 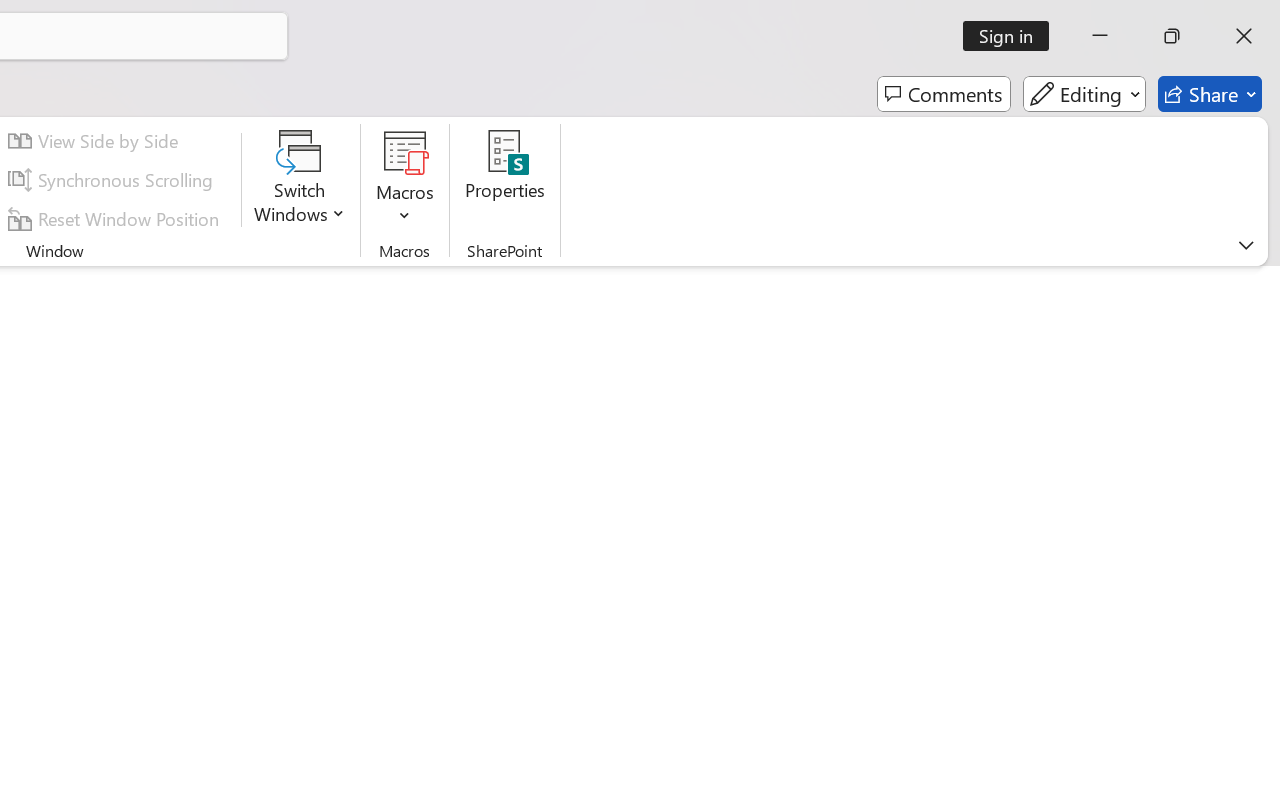 What do you see at coordinates (404, 179) in the screenshot?
I see `'Macros'` at bounding box center [404, 179].